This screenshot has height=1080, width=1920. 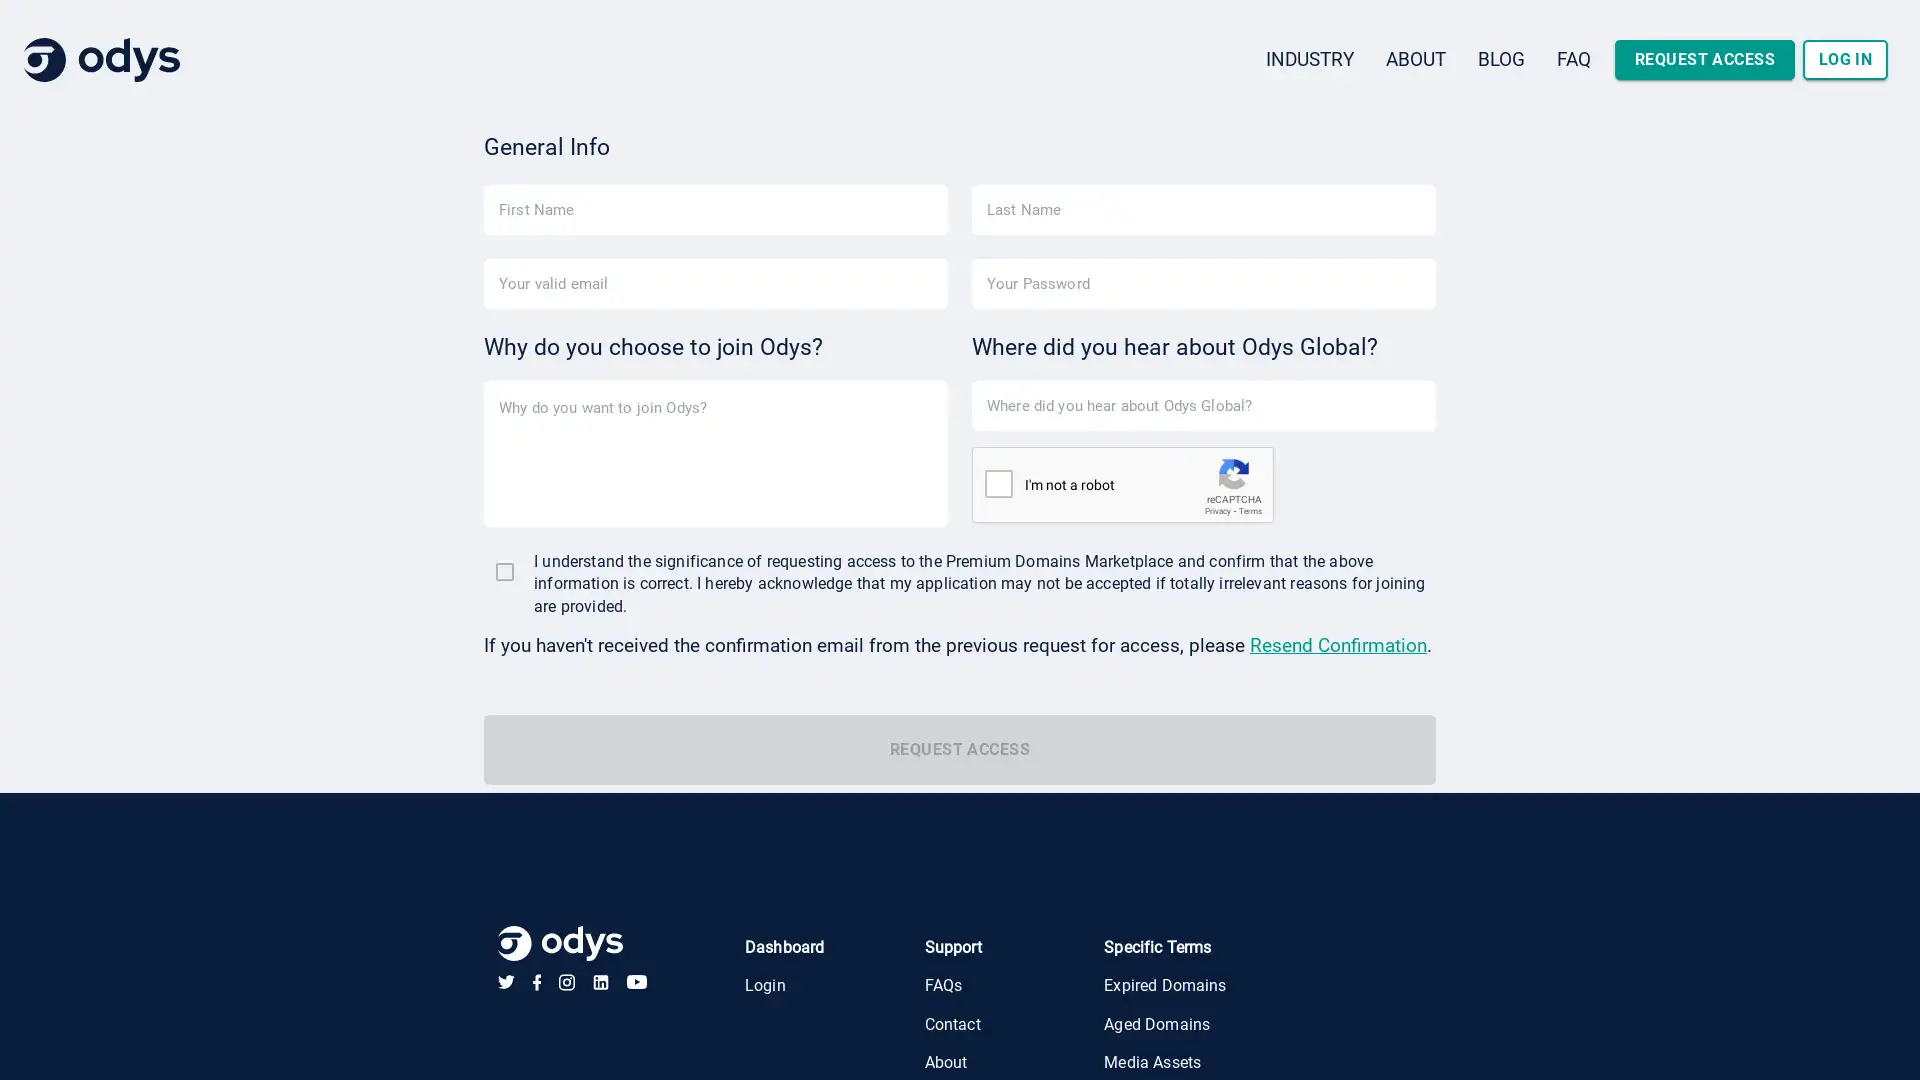 I want to click on LOG IN, so click(x=1844, y=59).